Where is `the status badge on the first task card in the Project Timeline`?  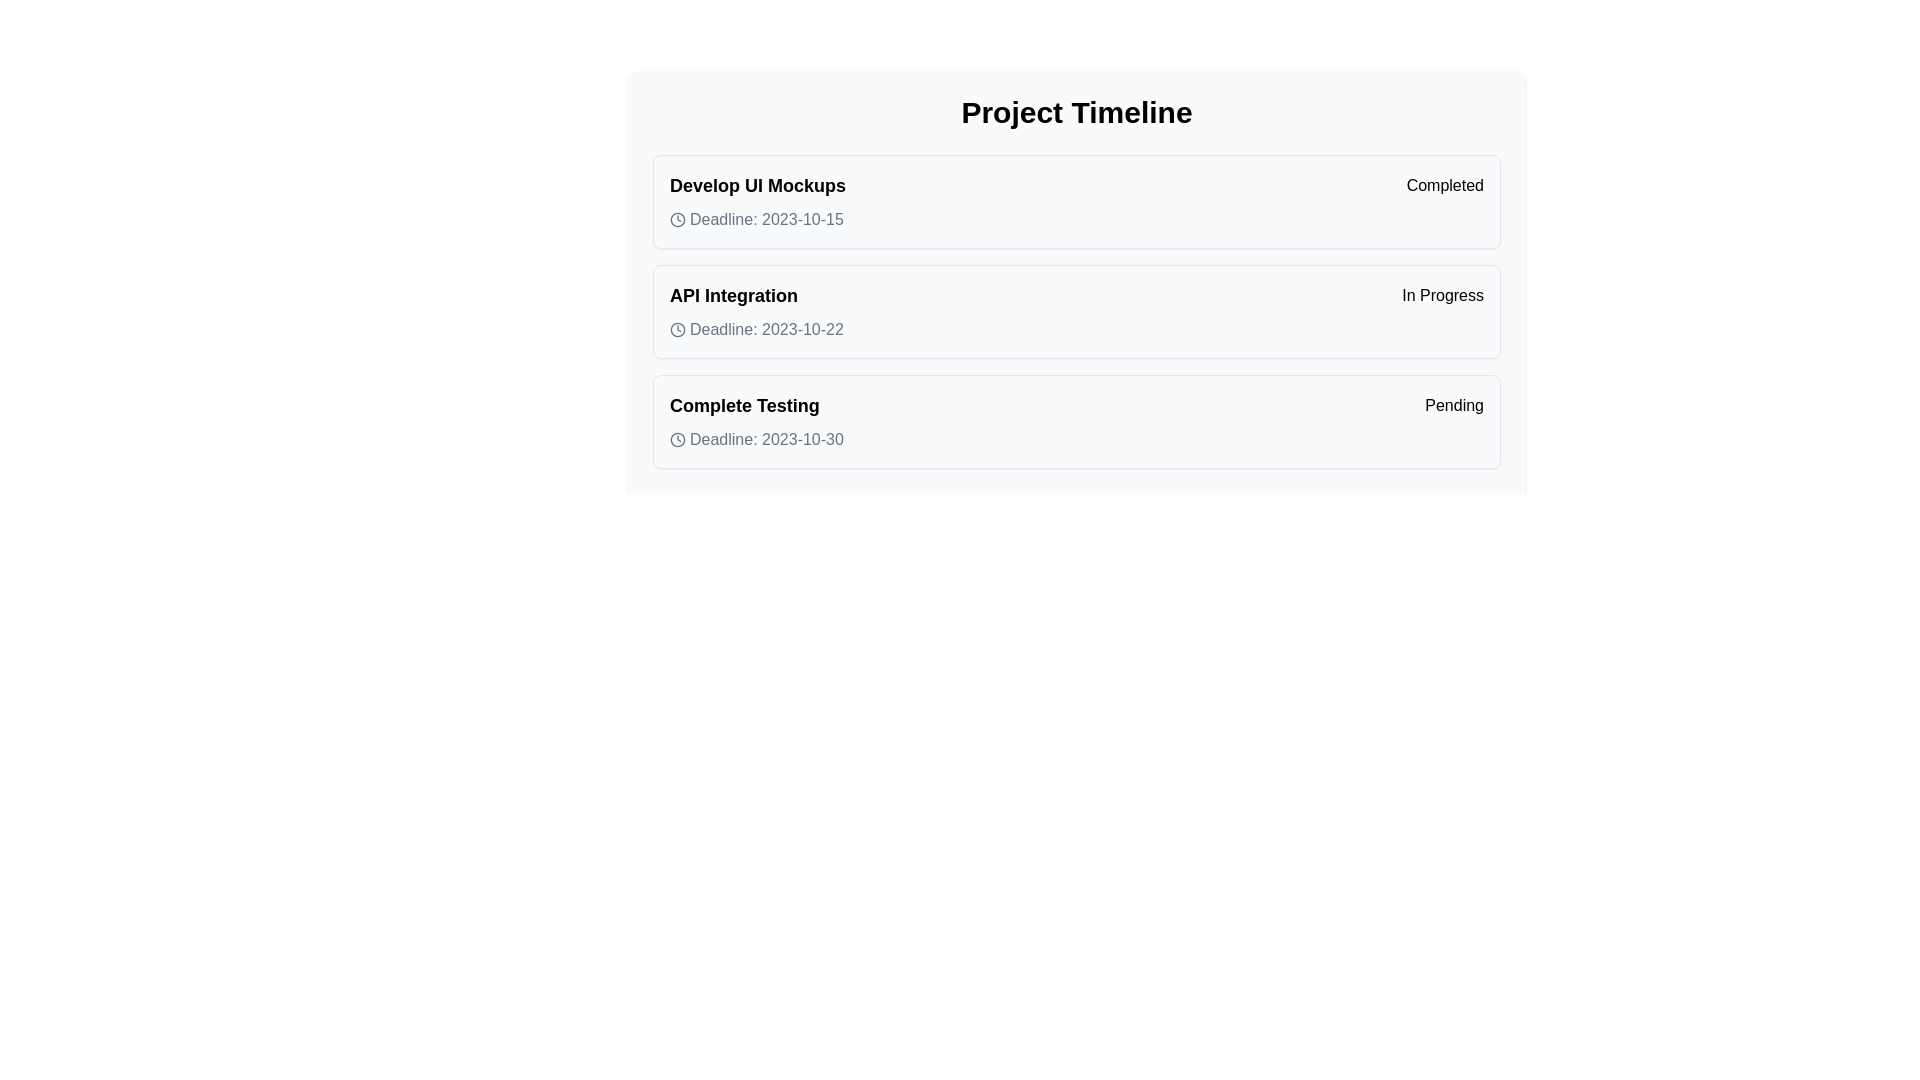 the status badge on the first task card in the Project Timeline is located at coordinates (1075, 201).